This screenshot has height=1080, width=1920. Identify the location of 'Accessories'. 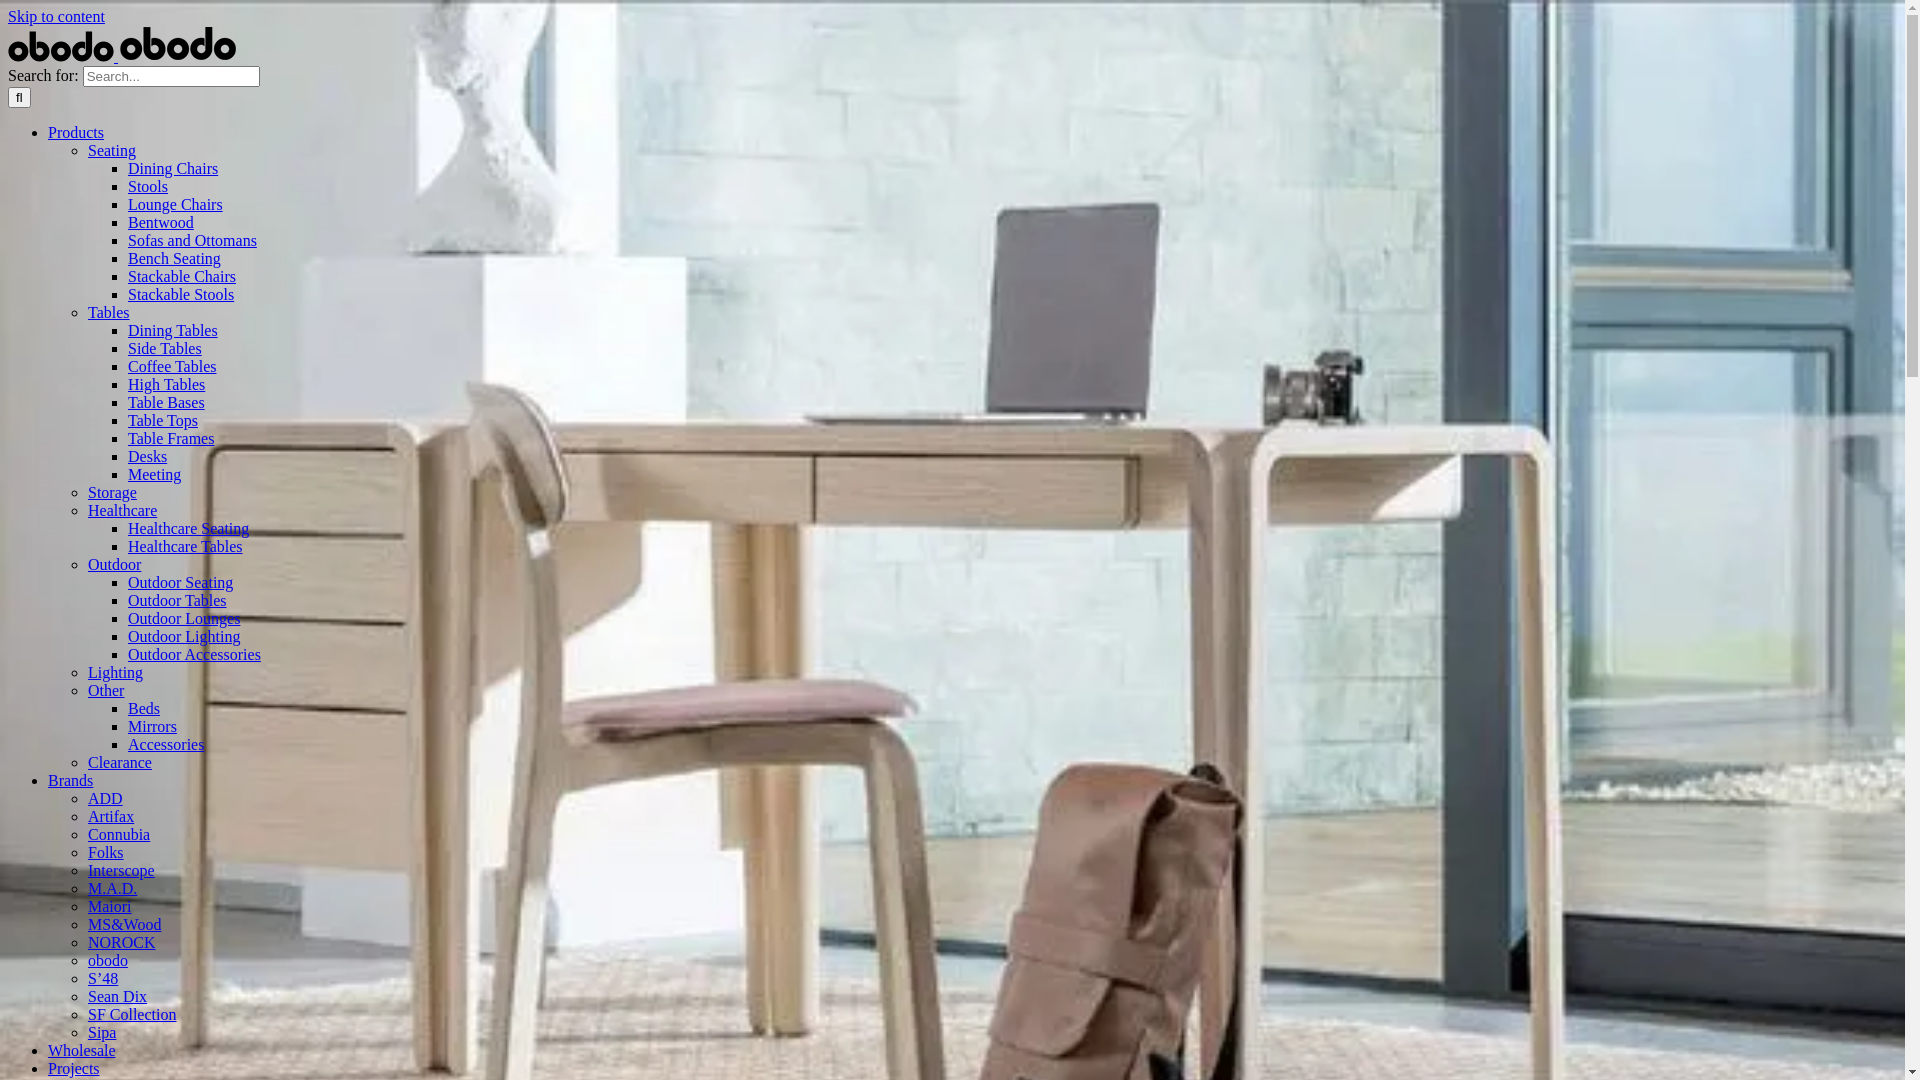
(166, 744).